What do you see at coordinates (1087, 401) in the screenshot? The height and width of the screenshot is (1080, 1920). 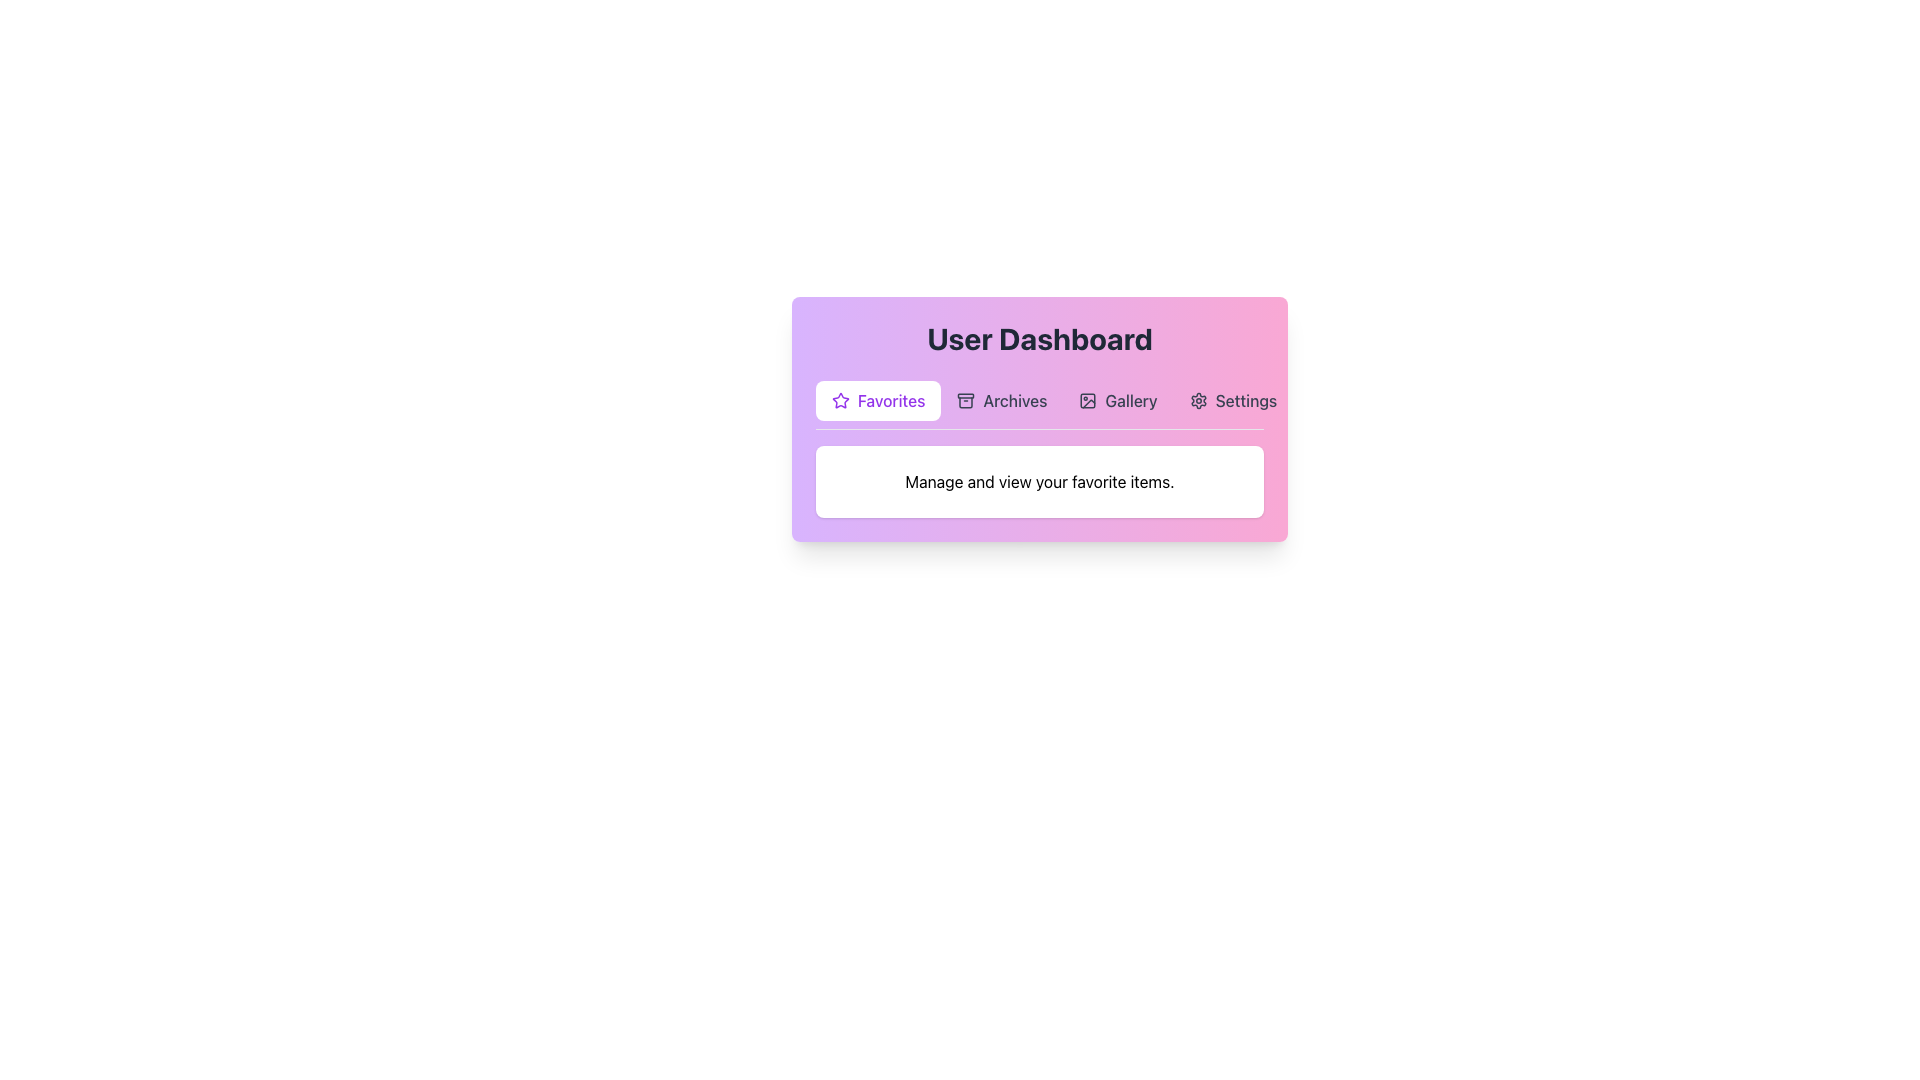 I see `the 'Gallery' icon in the navigational menu bar of the User Dashboard` at bounding box center [1087, 401].